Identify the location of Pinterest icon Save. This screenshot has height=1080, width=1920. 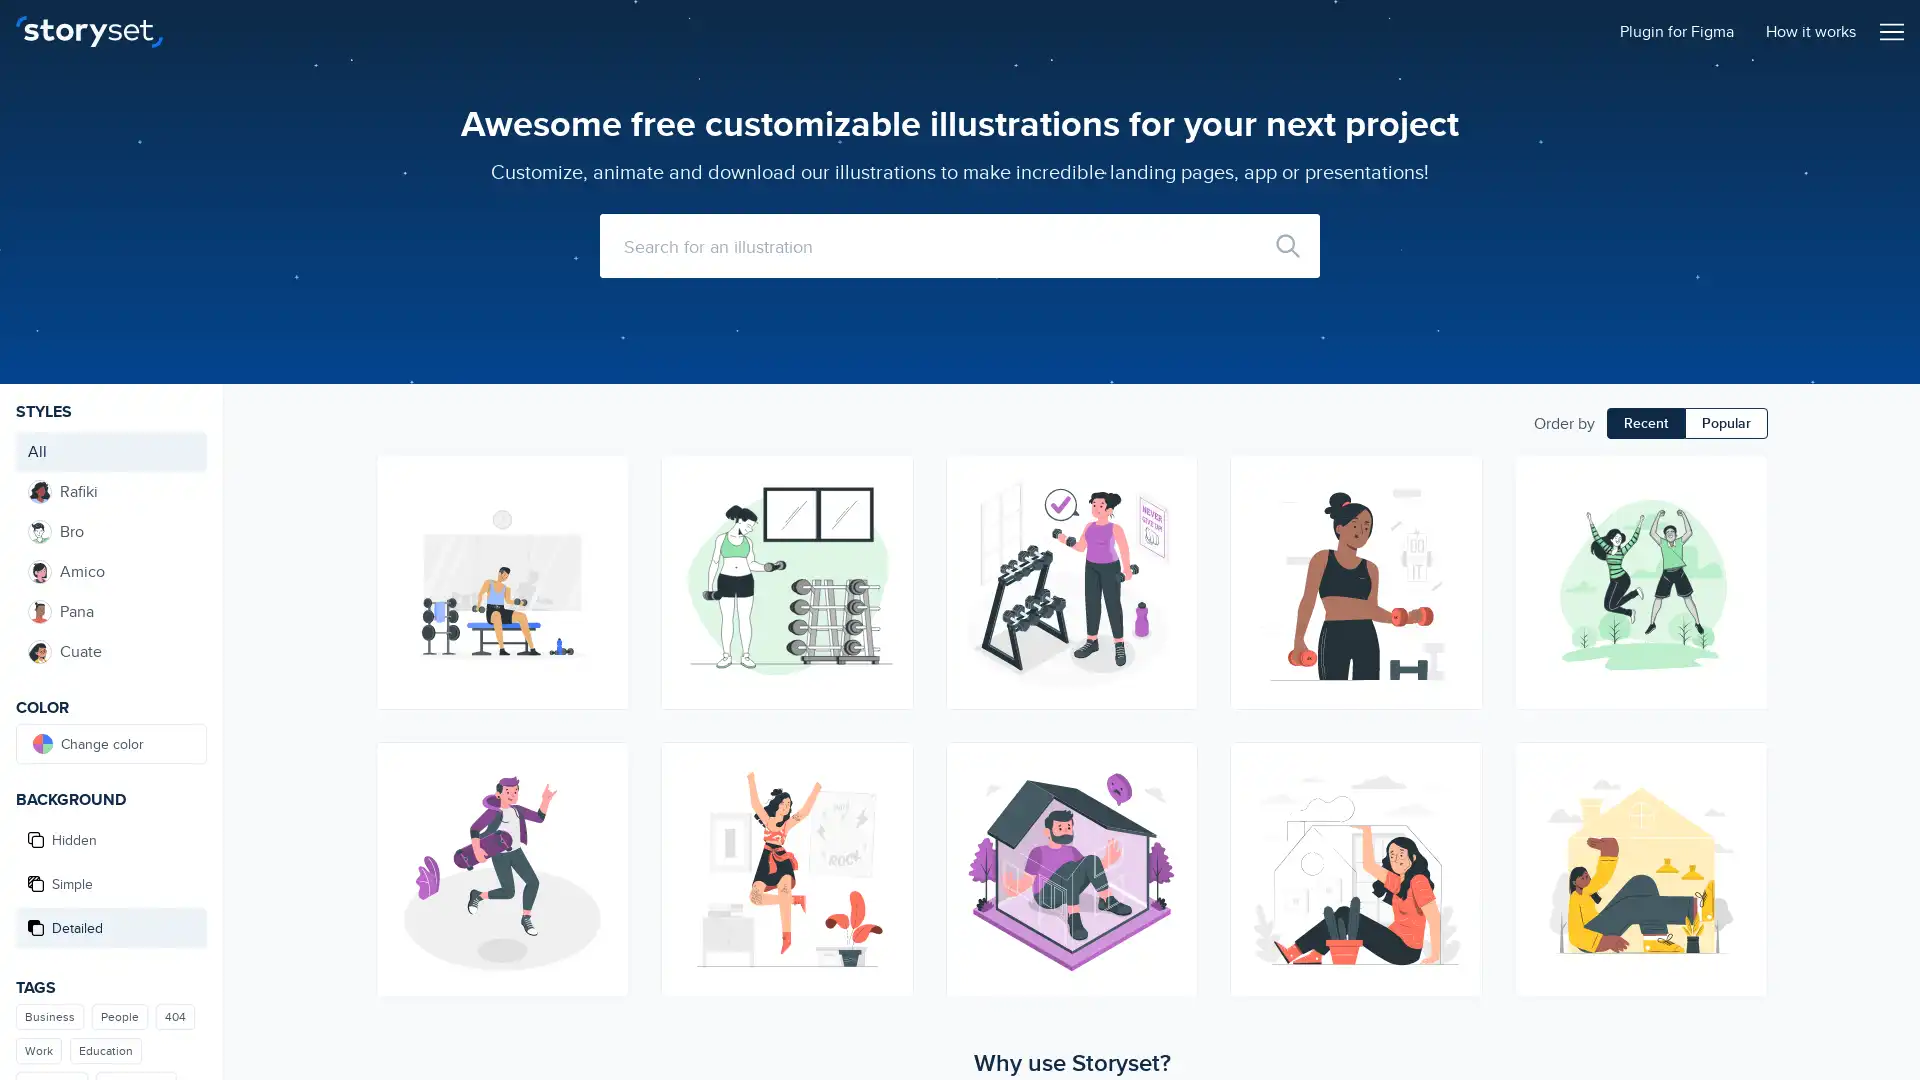
(887, 837).